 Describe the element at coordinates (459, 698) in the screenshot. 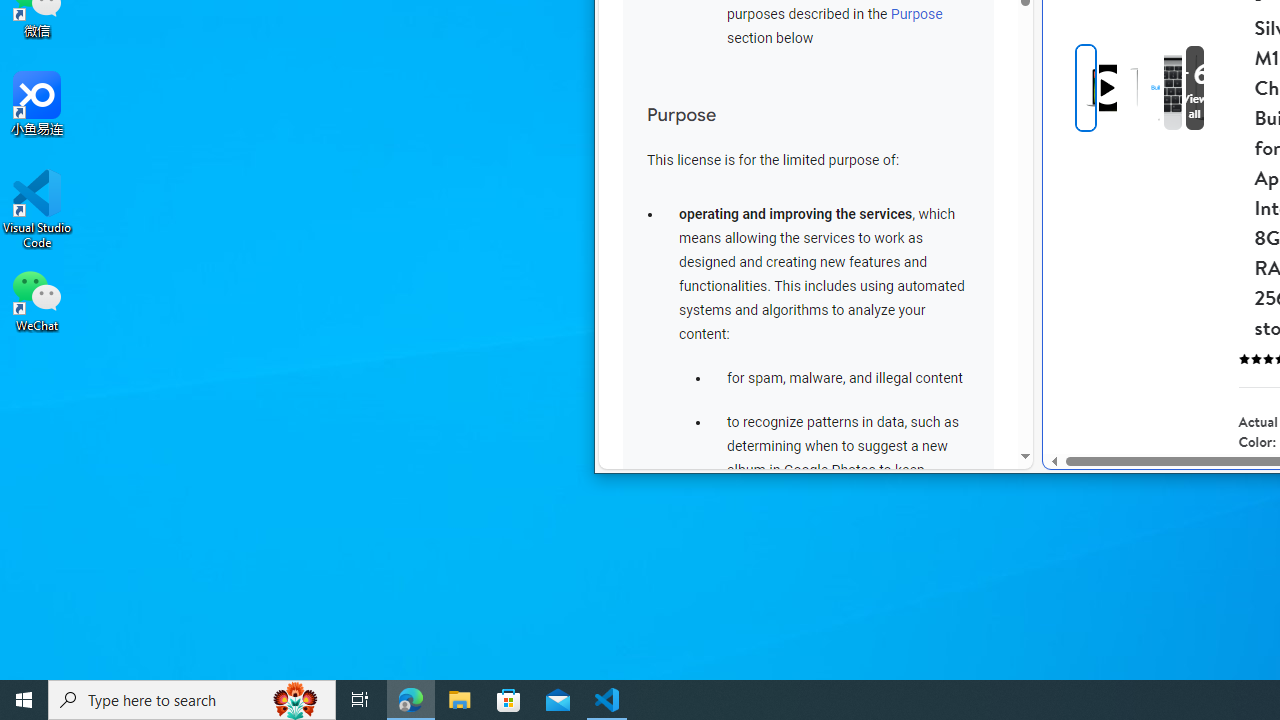

I see `'File Explorer'` at that location.